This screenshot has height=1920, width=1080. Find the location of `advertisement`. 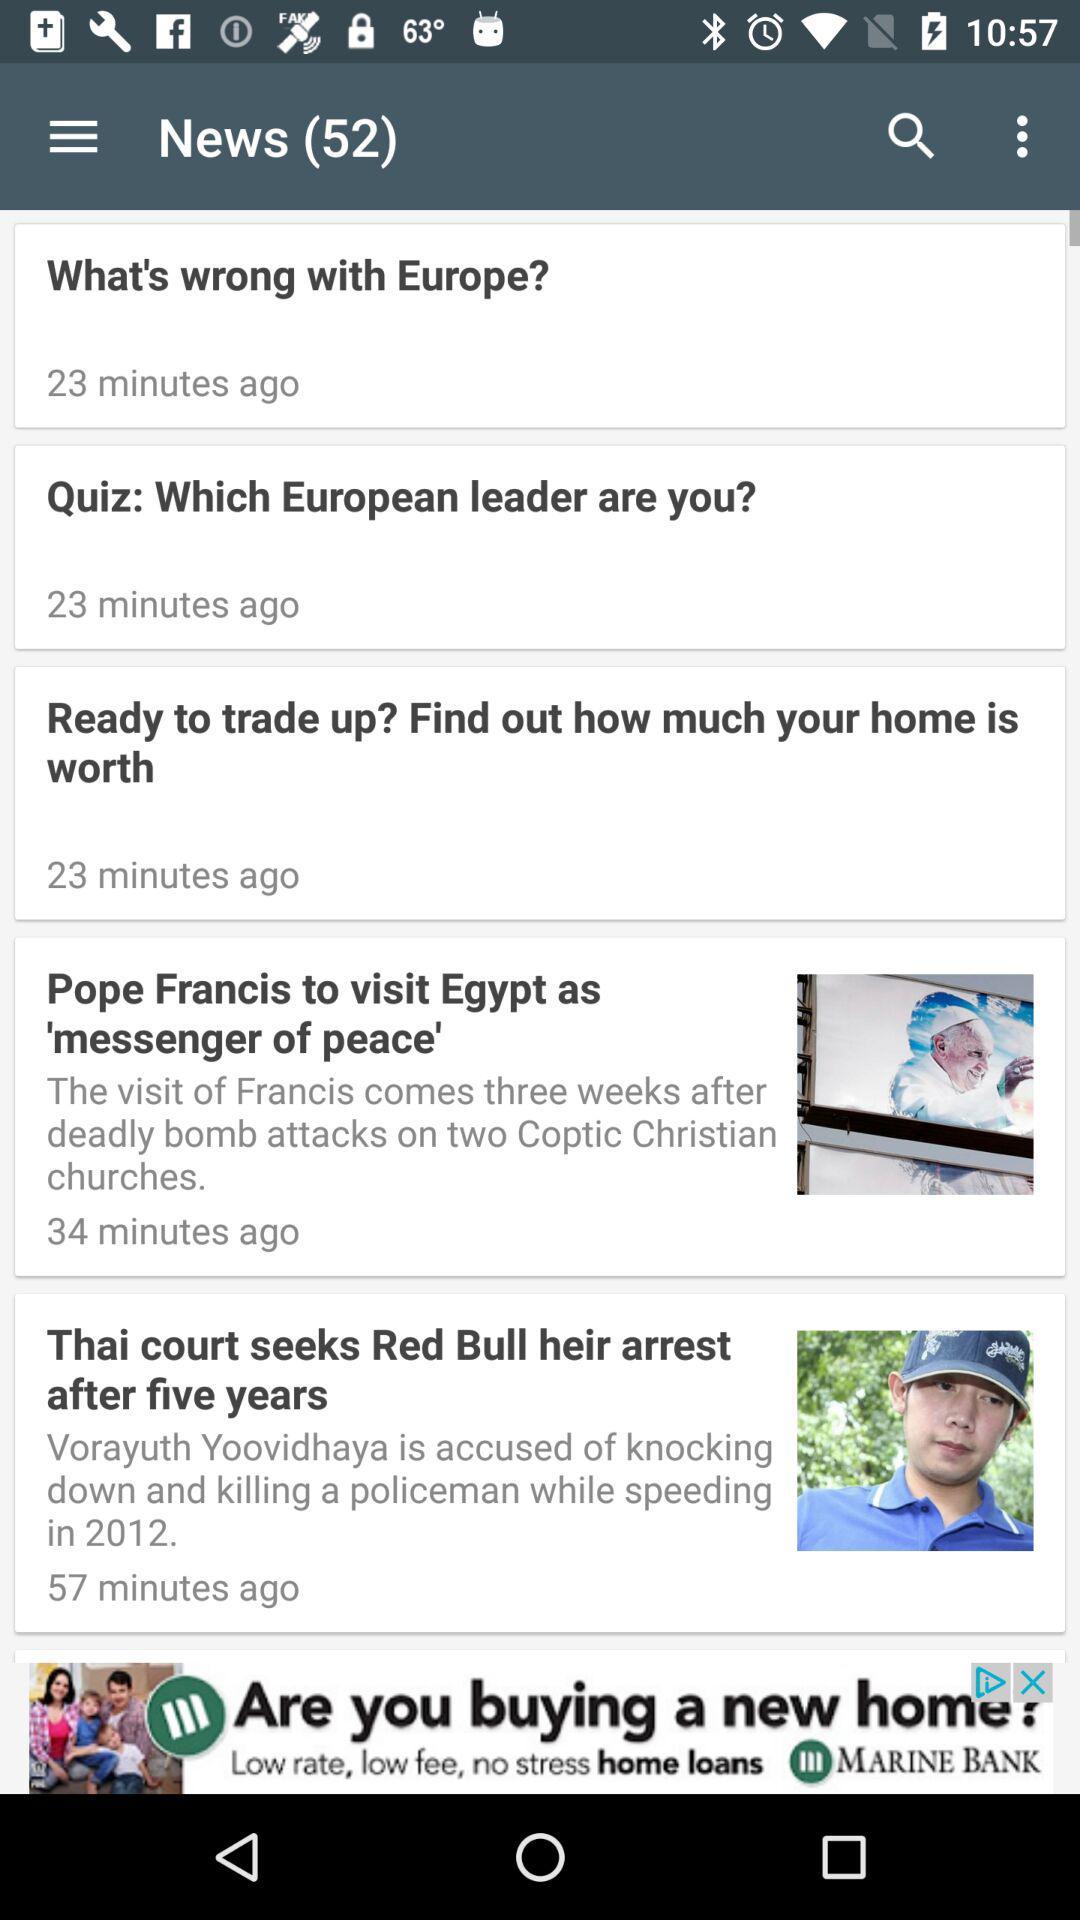

advertisement is located at coordinates (540, 1727).